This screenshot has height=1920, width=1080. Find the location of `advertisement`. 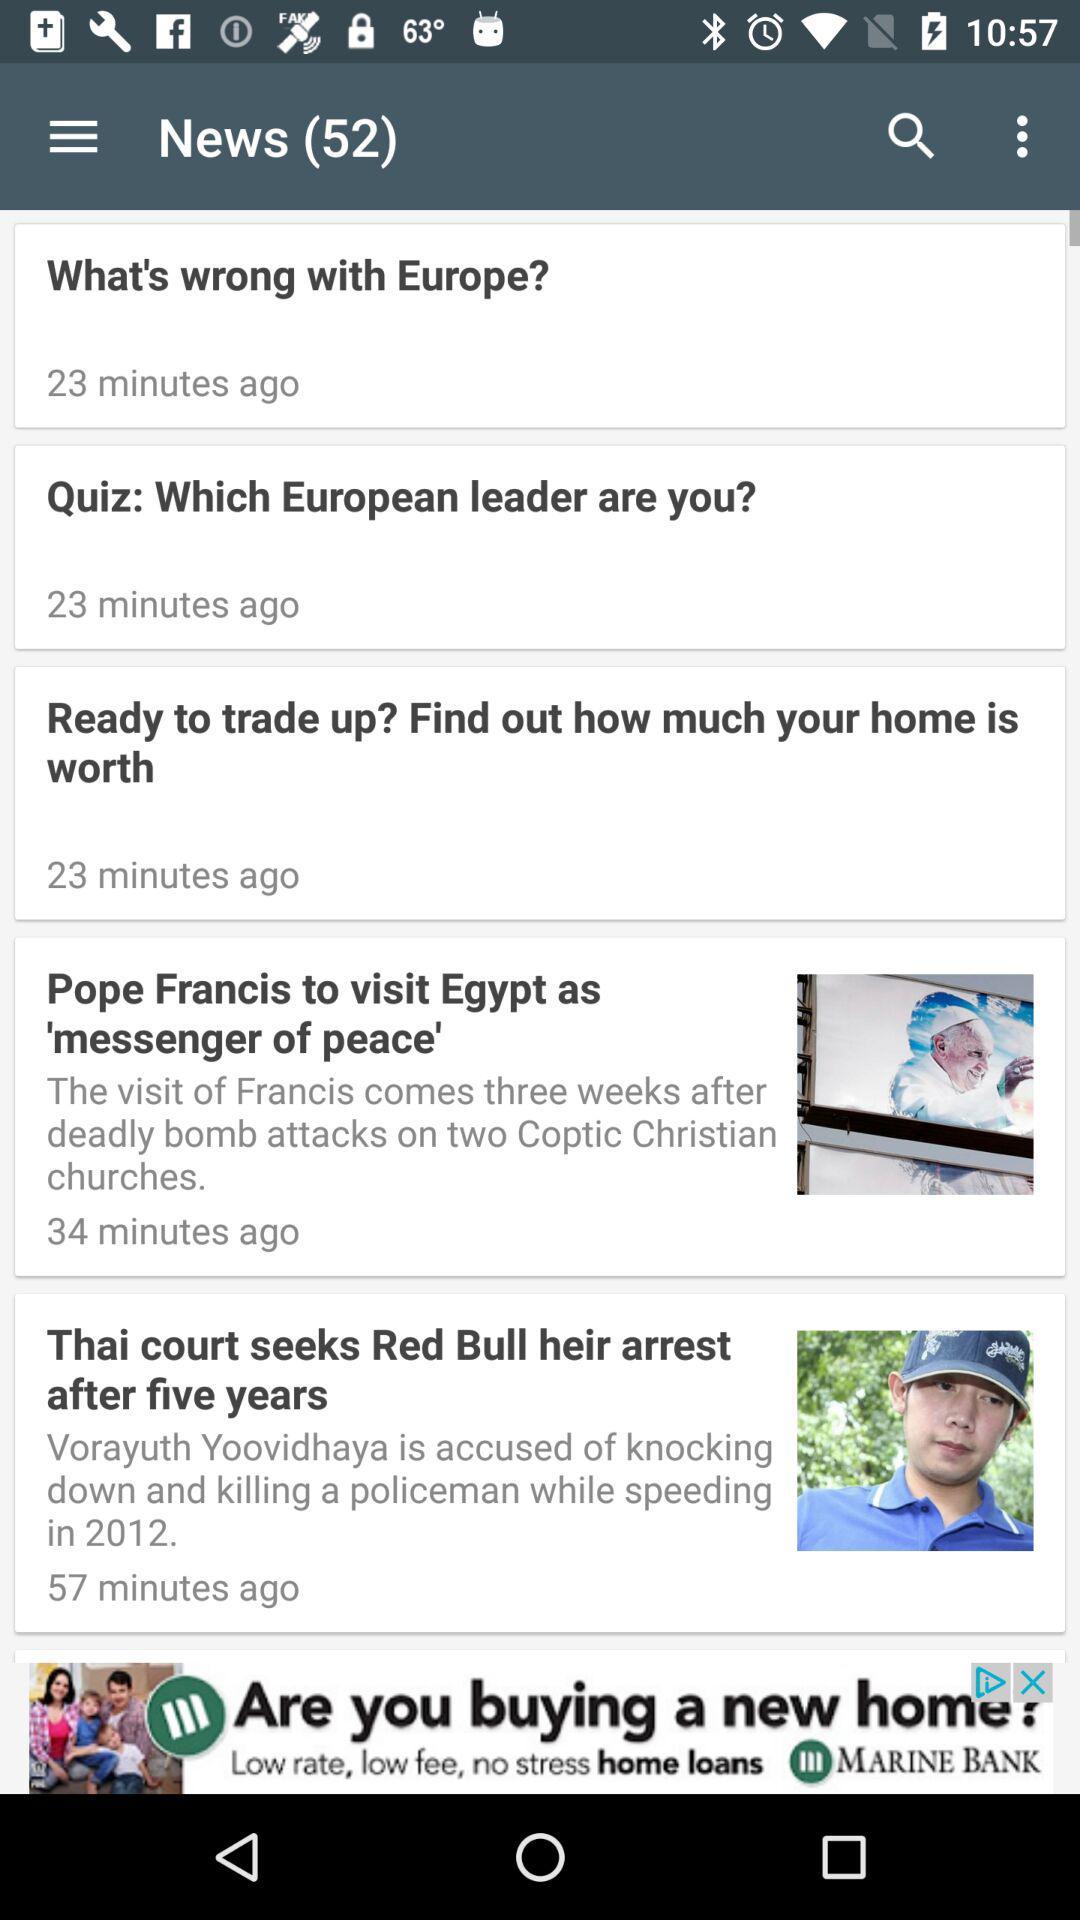

advertisement is located at coordinates (540, 1727).